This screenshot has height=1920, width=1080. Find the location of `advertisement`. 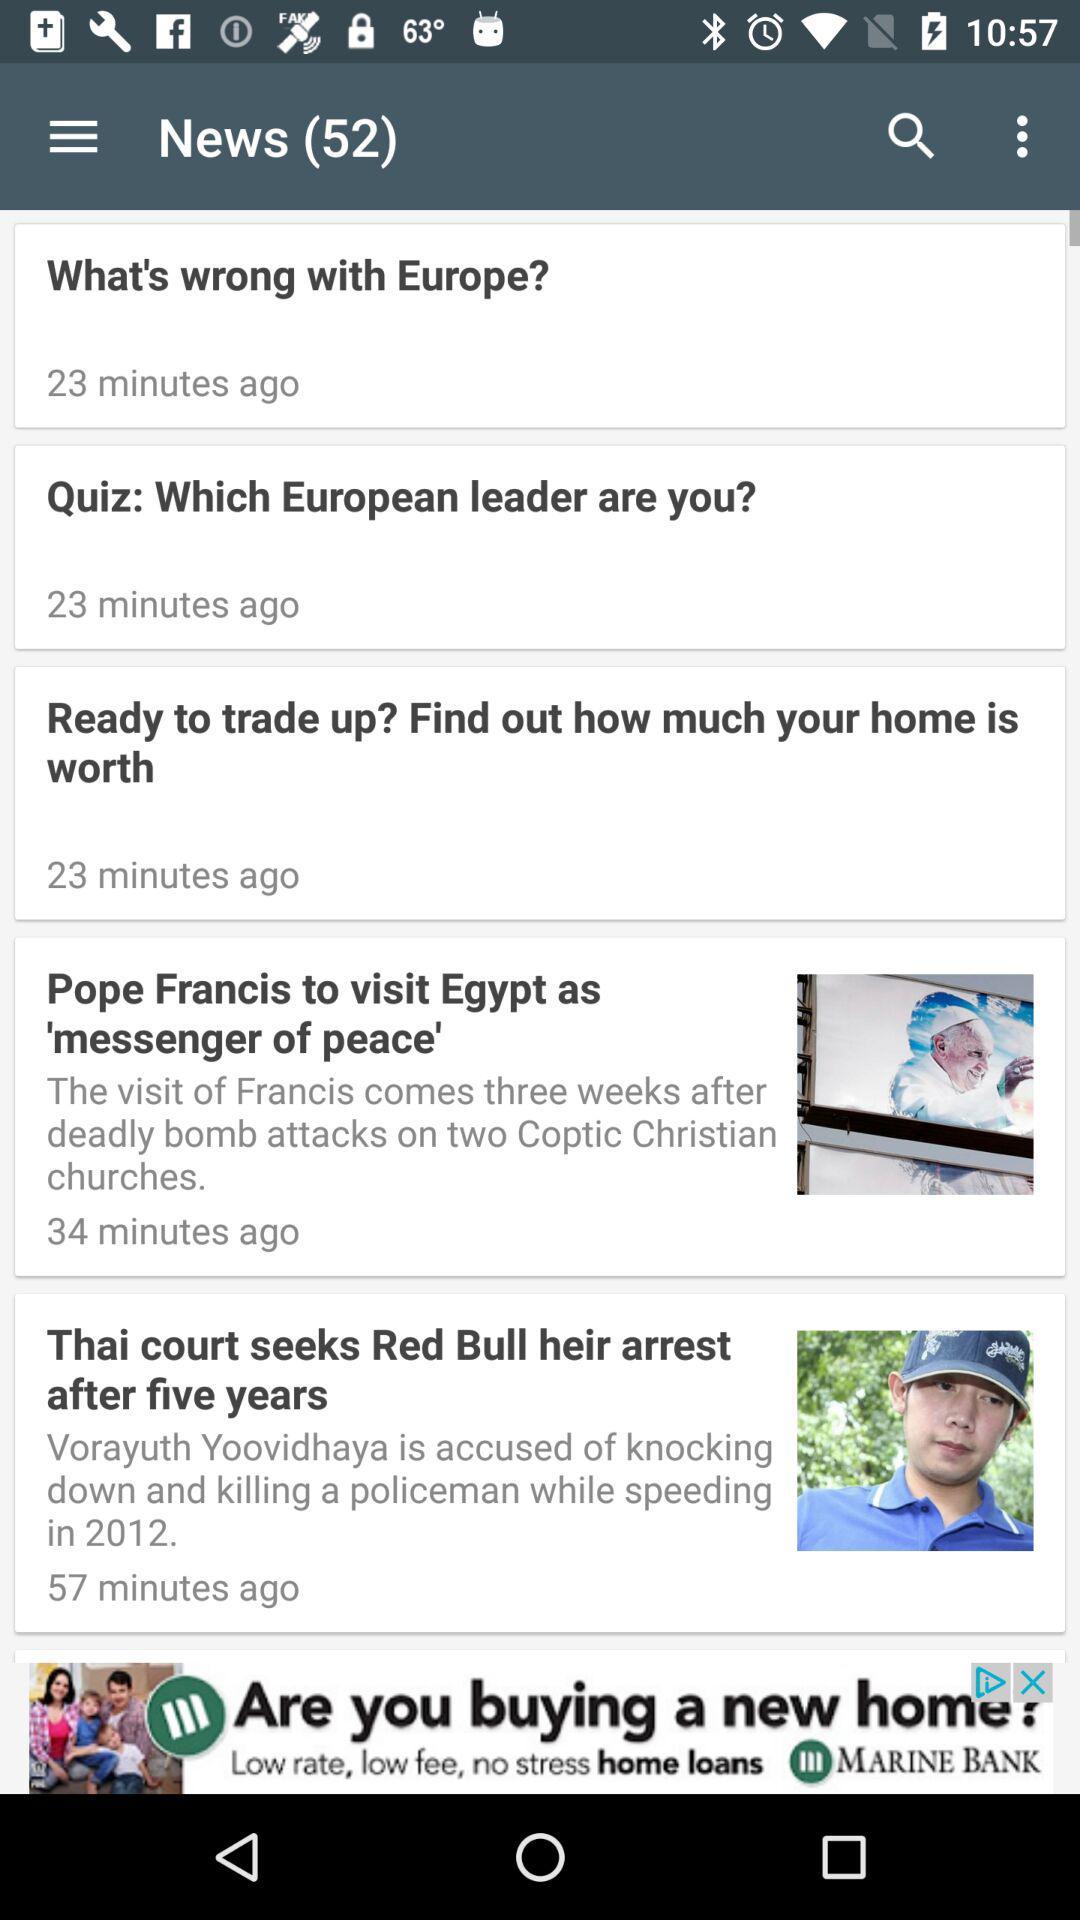

advertisement is located at coordinates (540, 1727).